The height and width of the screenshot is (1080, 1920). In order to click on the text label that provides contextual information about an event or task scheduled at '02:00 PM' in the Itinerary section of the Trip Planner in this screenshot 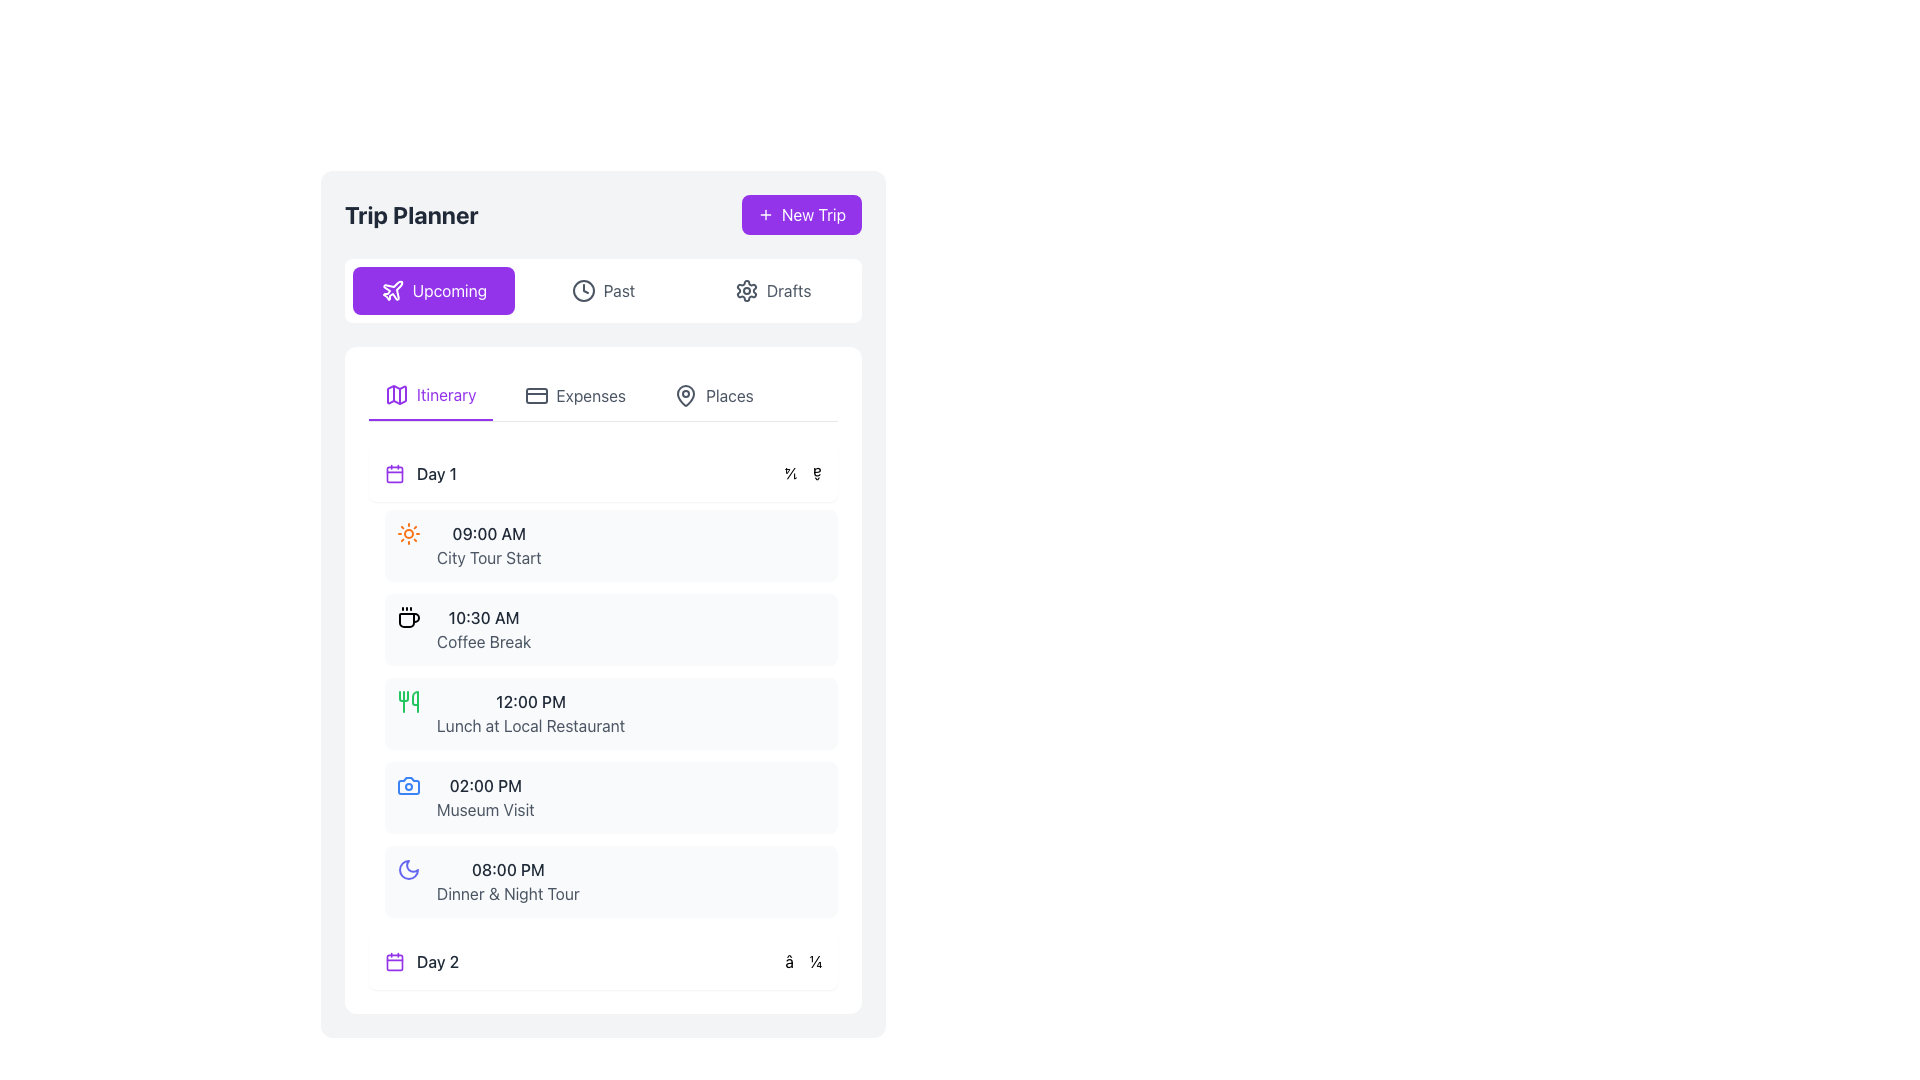, I will do `click(485, 810)`.